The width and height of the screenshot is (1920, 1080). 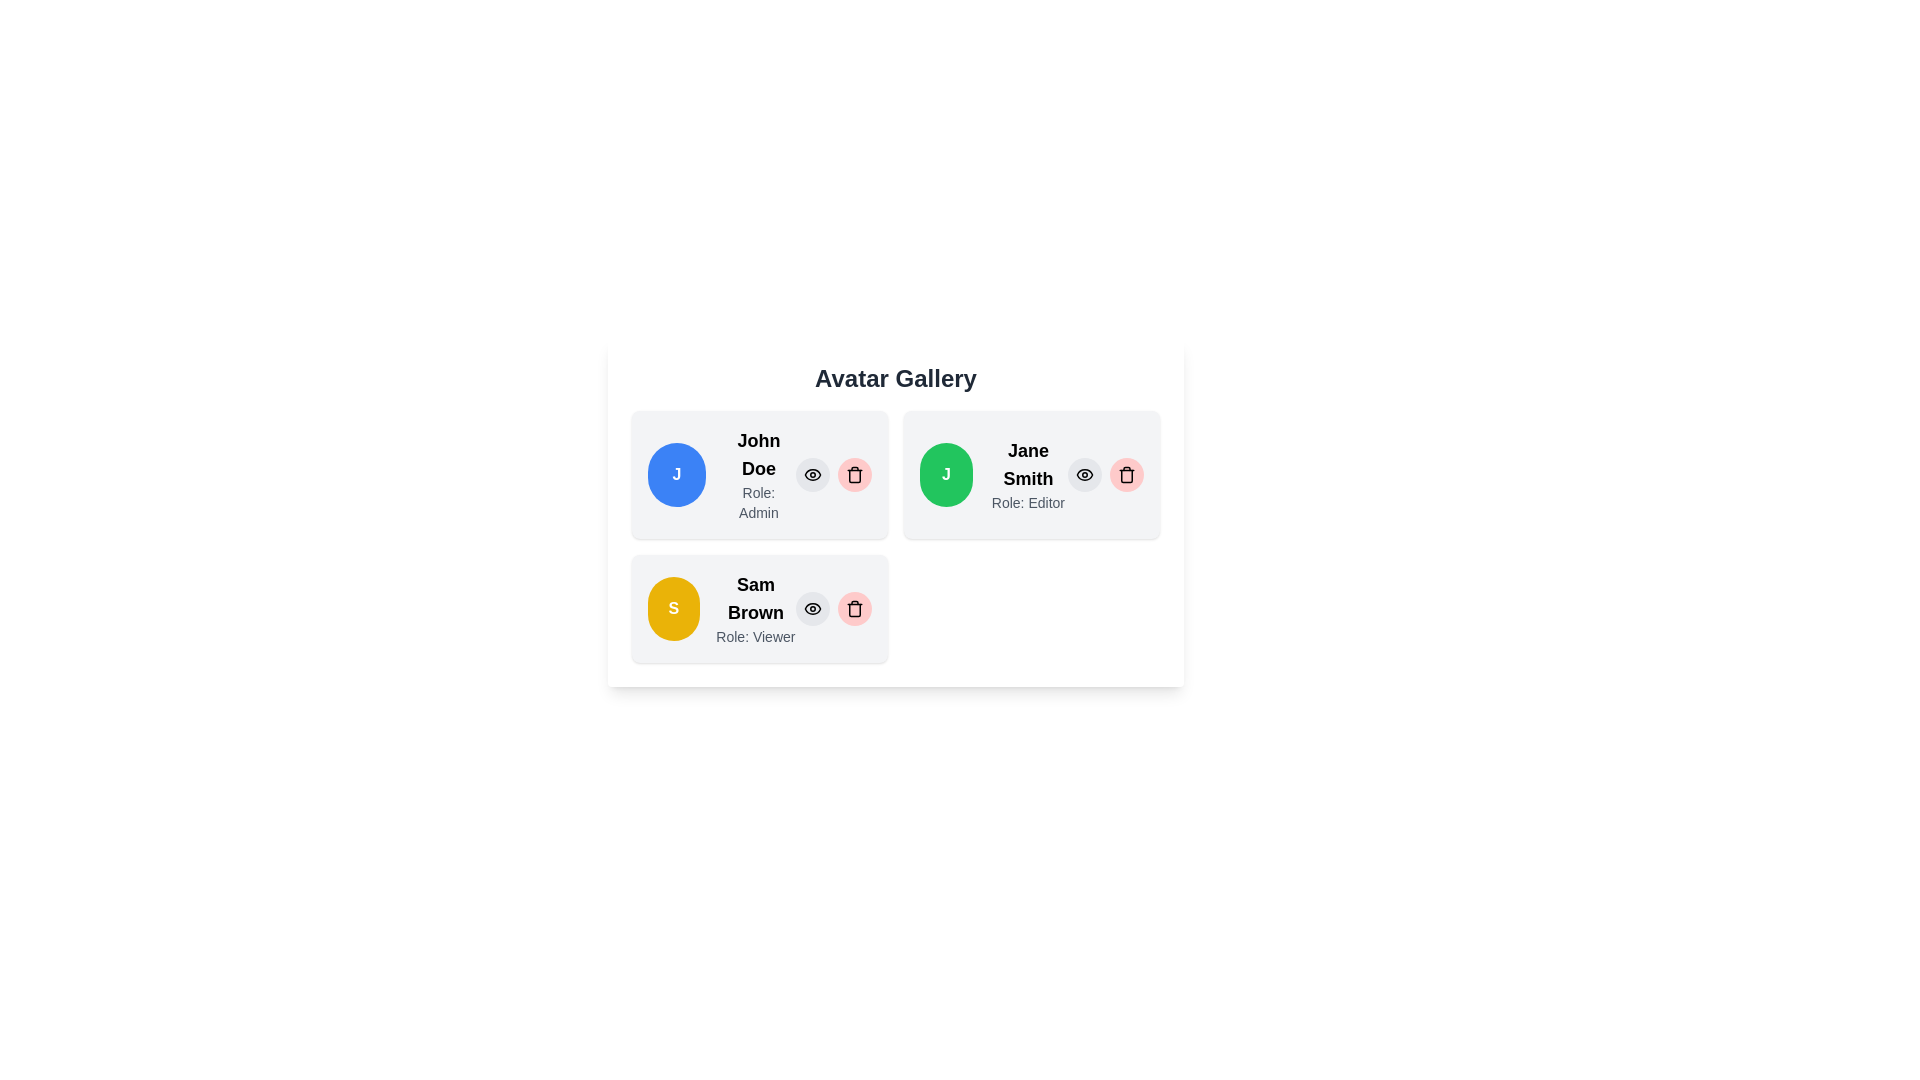 What do you see at coordinates (754, 608) in the screenshot?
I see `the text block displaying the name 'Sam Brown' and role 'Viewer', which is located in the bottom left of the grid layout, part of the Avatar Gallery` at bounding box center [754, 608].